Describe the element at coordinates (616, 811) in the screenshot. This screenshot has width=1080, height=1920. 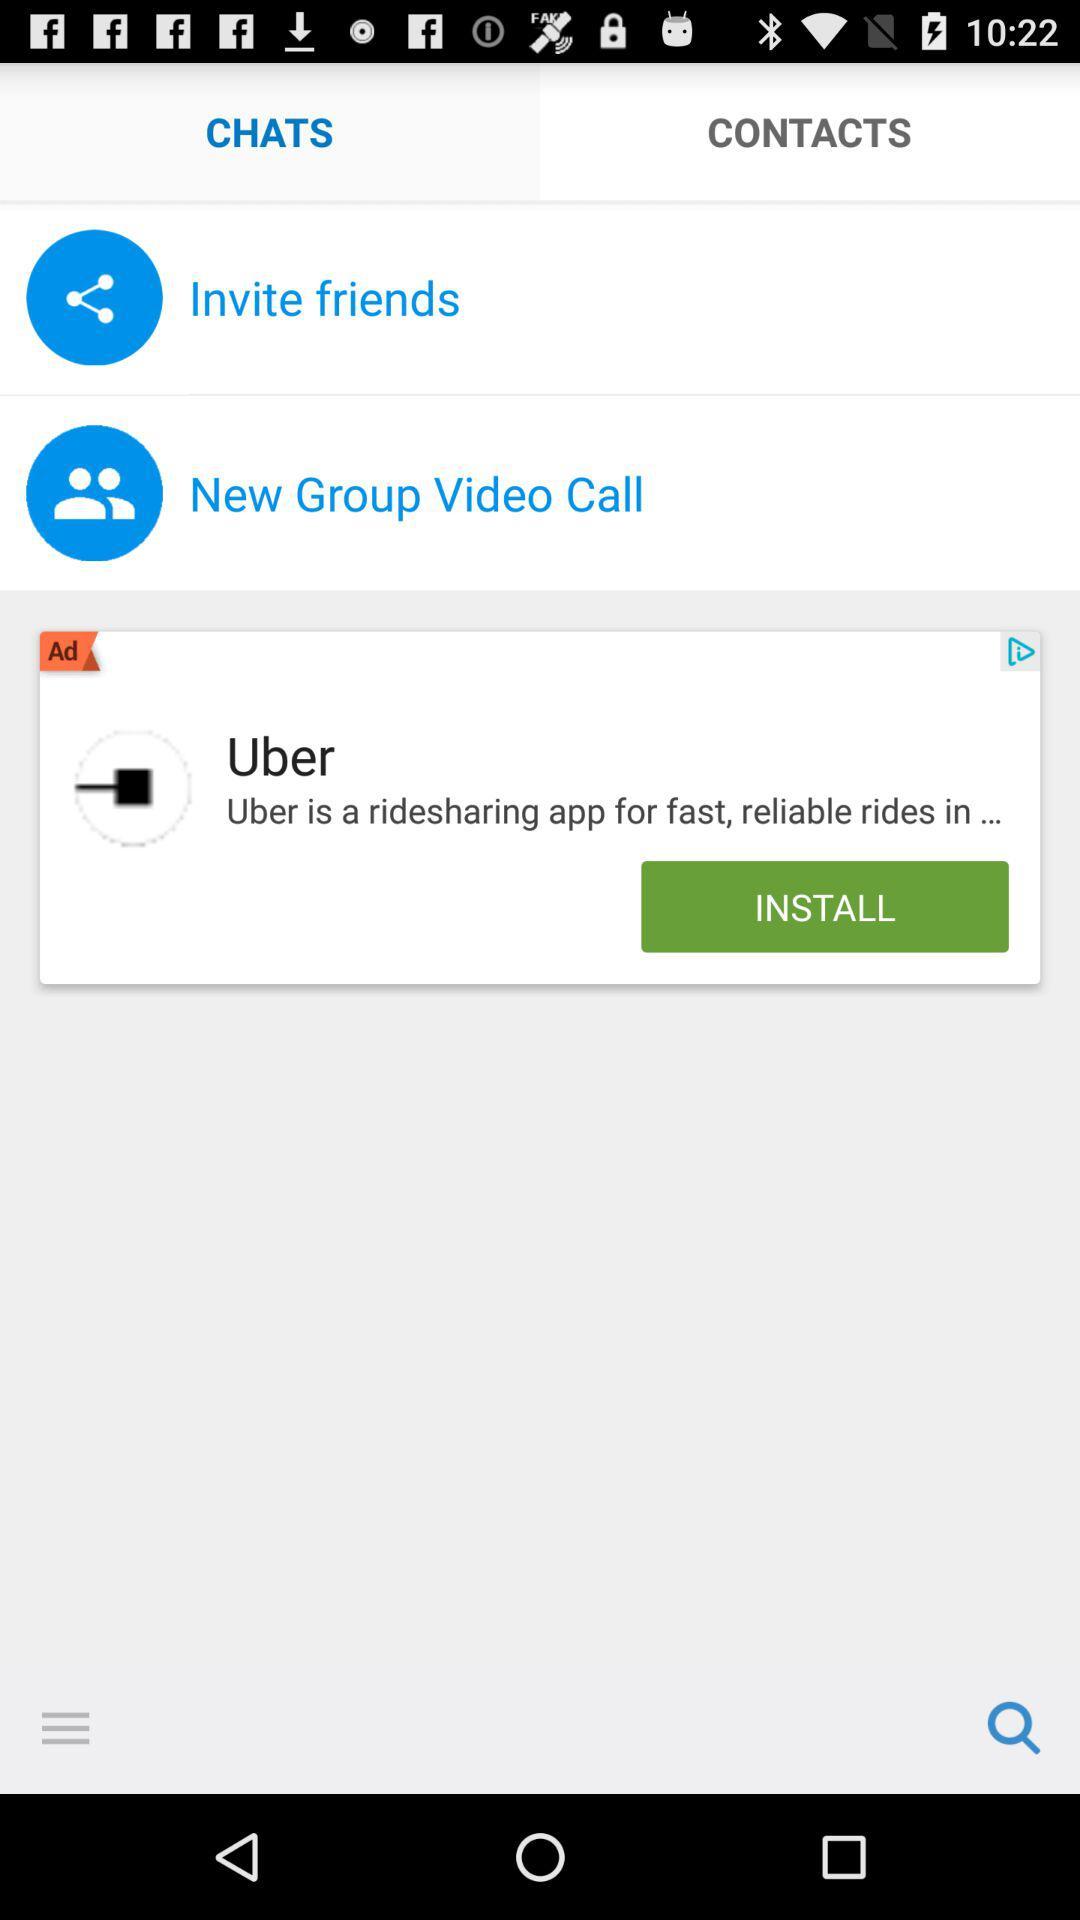
I see `the icon at the center` at that location.